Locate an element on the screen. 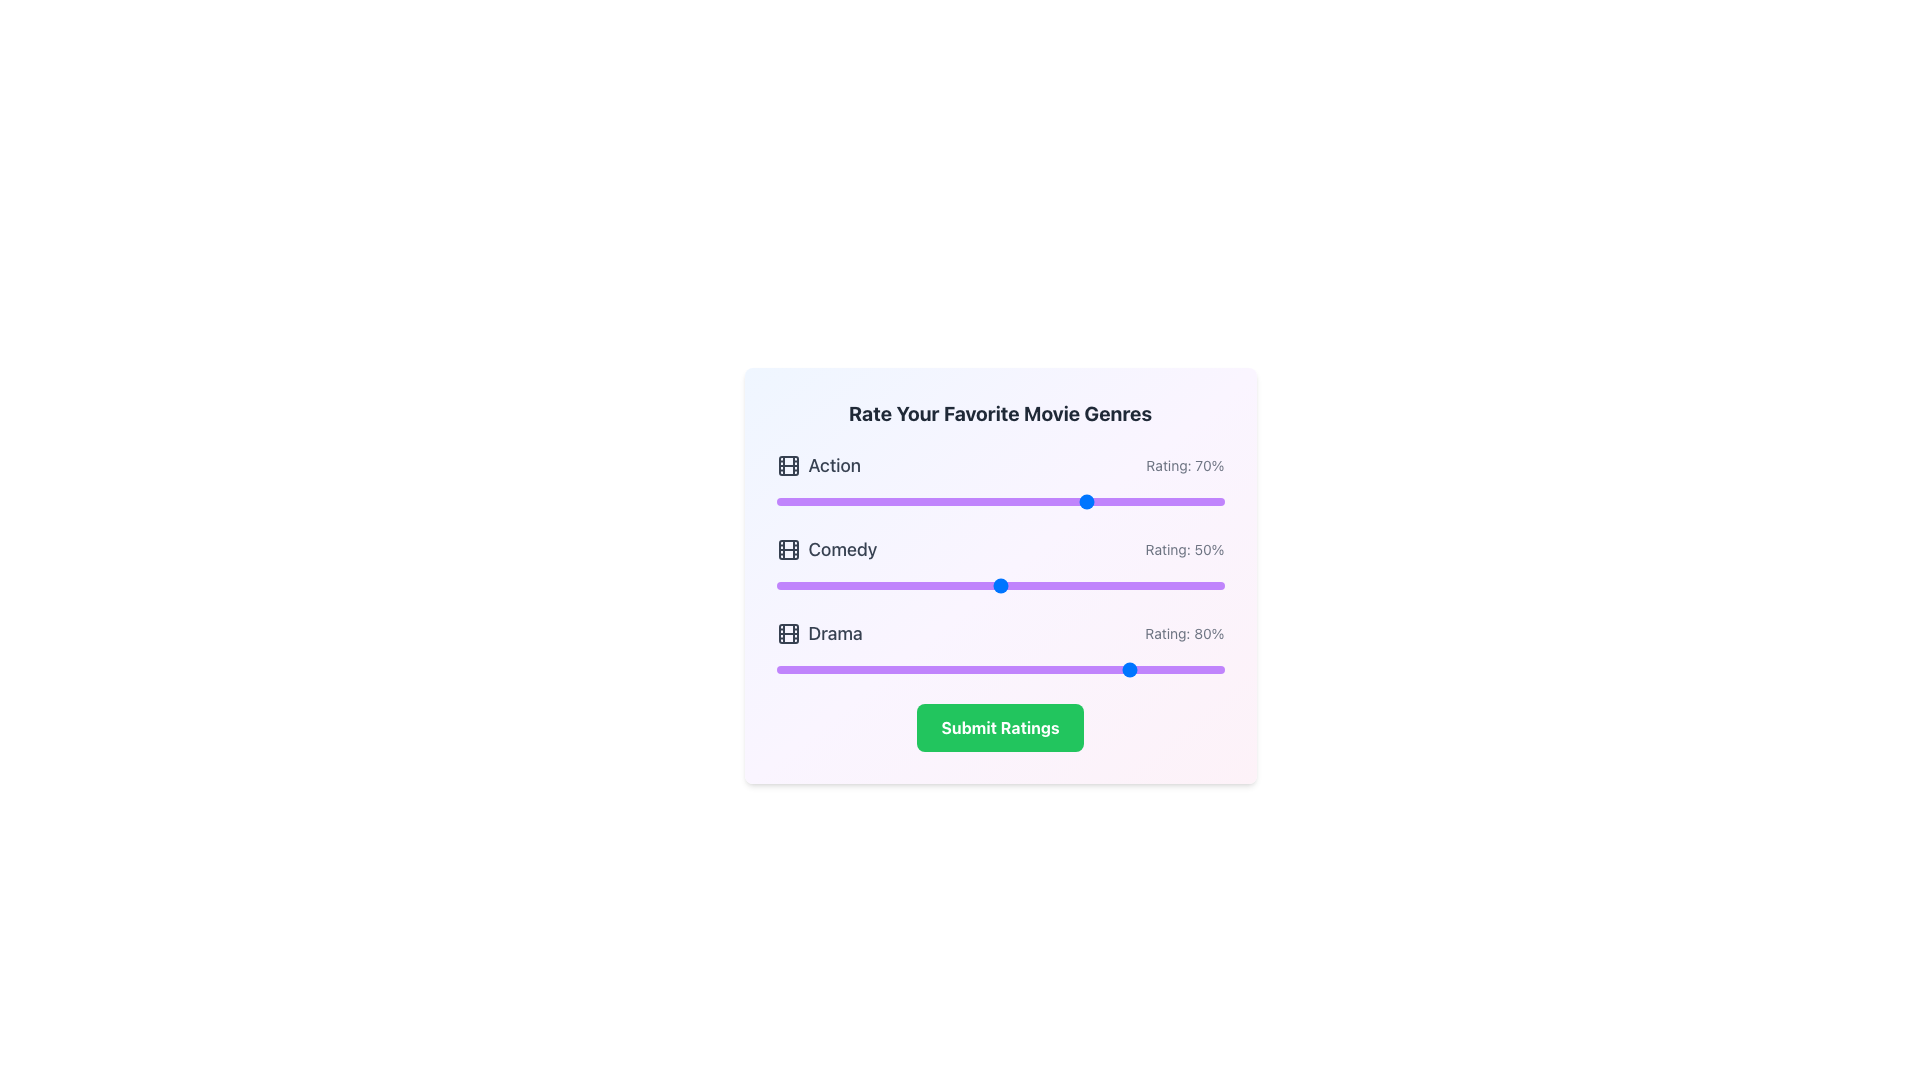  the text label displaying 'Rating: 50%' located on the right side of the 'Comedy' row, next to the score slider for this genre is located at coordinates (1185, 550).